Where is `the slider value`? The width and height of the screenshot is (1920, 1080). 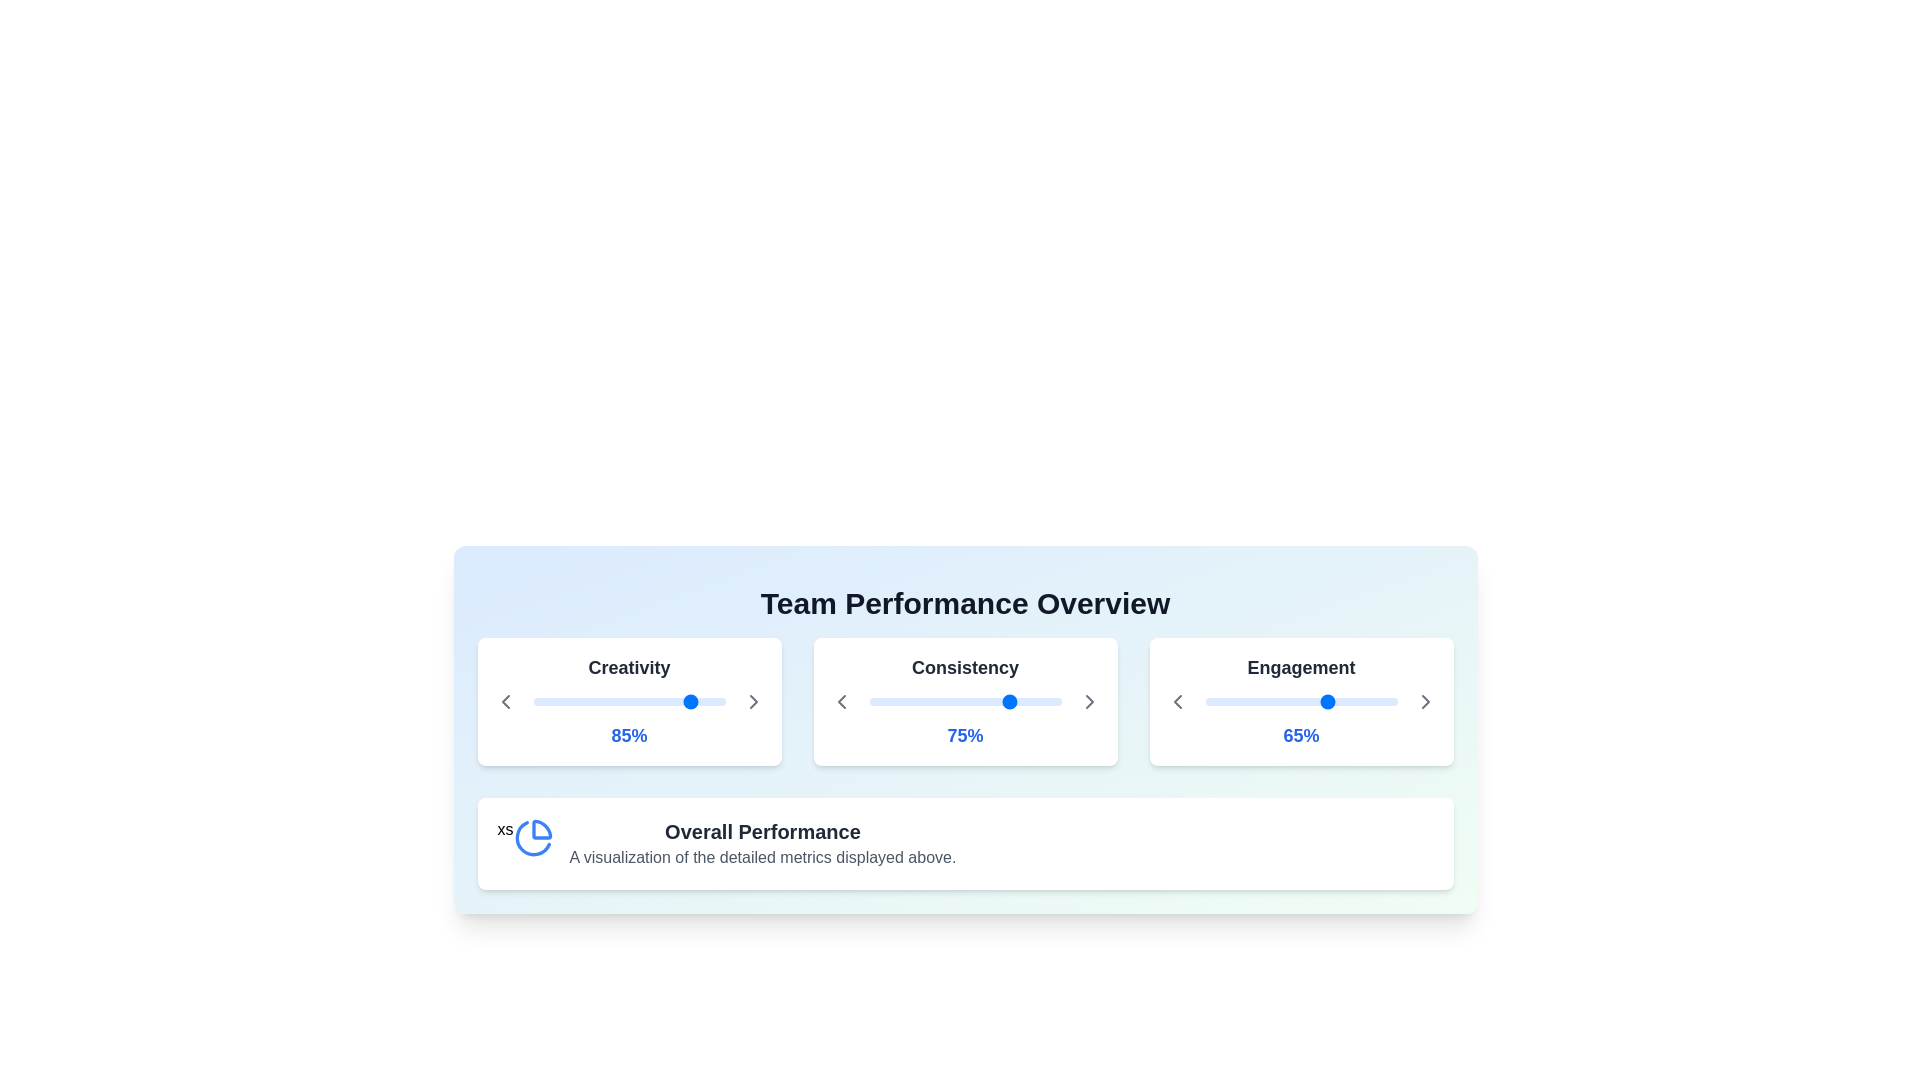 the slider value is located at coordinates (613, 701).